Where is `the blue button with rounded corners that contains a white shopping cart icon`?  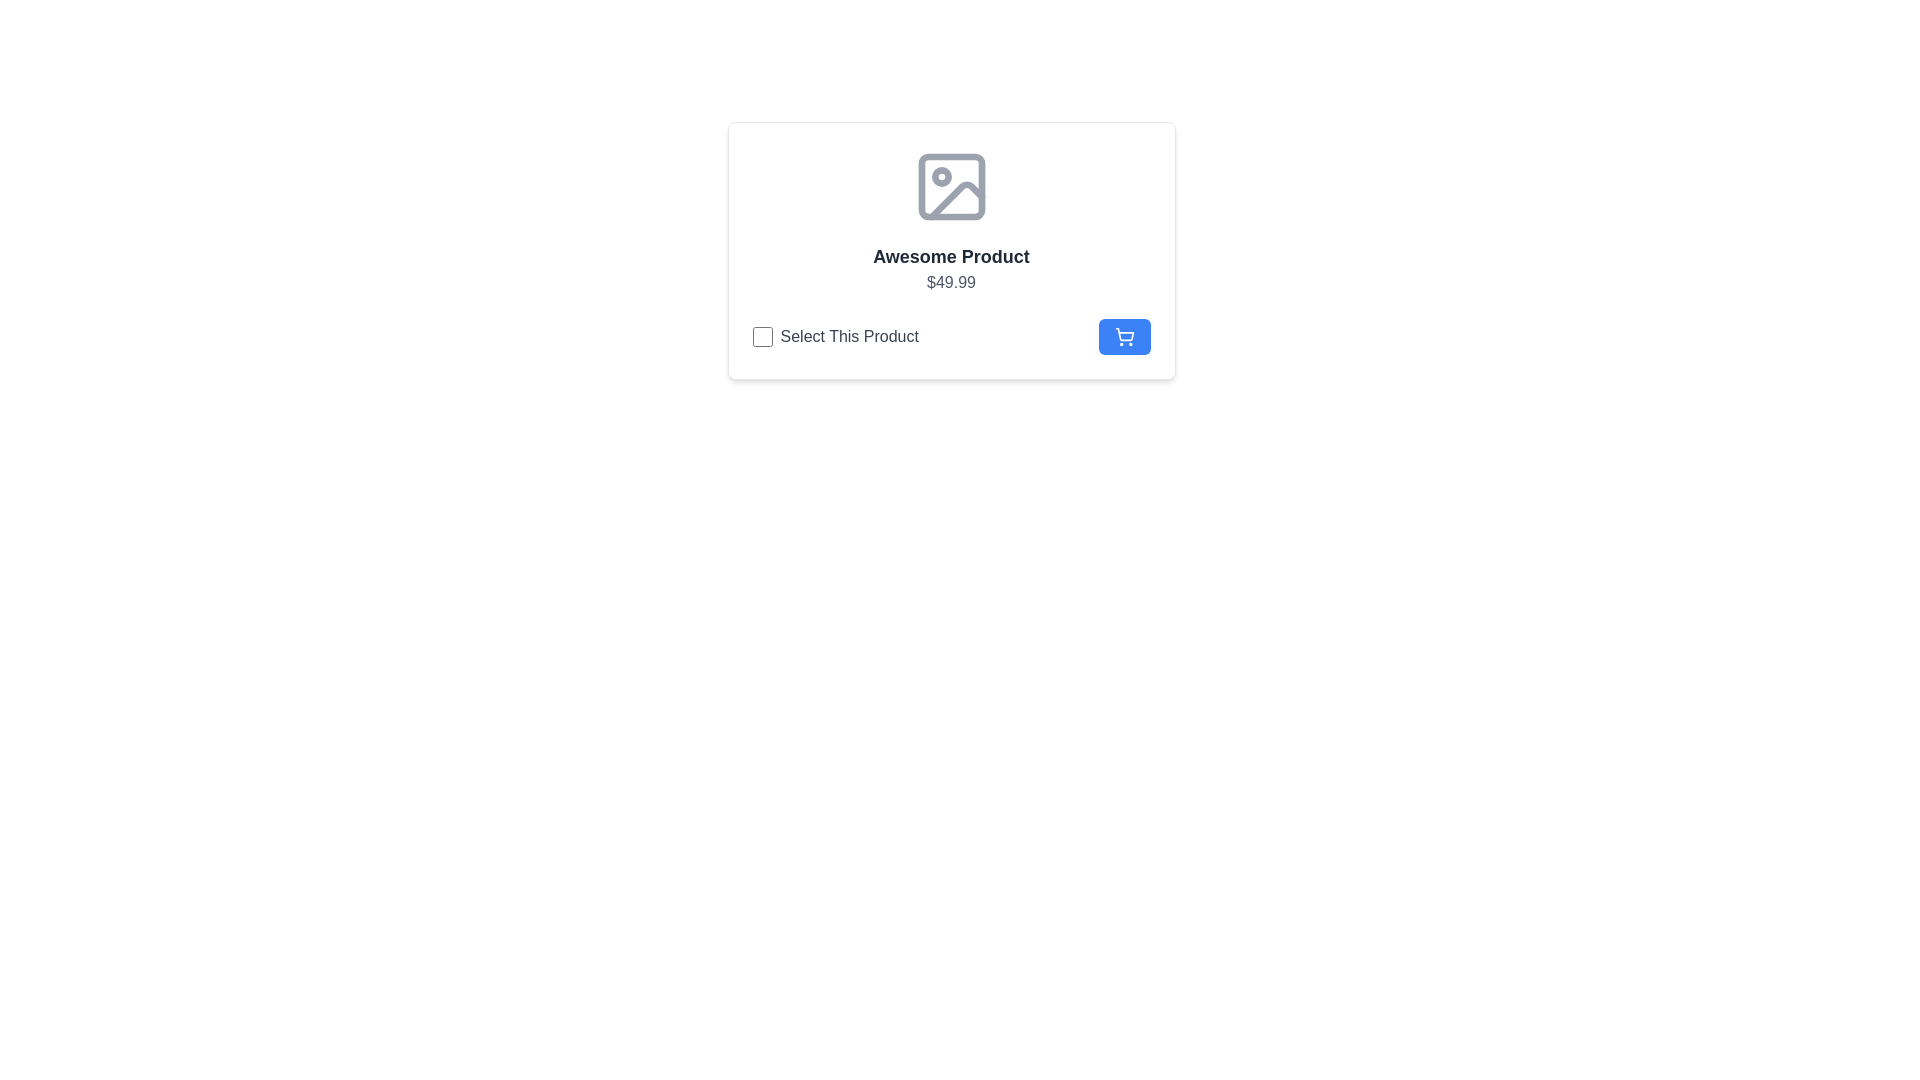 the blue button with rounded corners that contains a white shopping cart icon is located at coordinates (1124, 335).